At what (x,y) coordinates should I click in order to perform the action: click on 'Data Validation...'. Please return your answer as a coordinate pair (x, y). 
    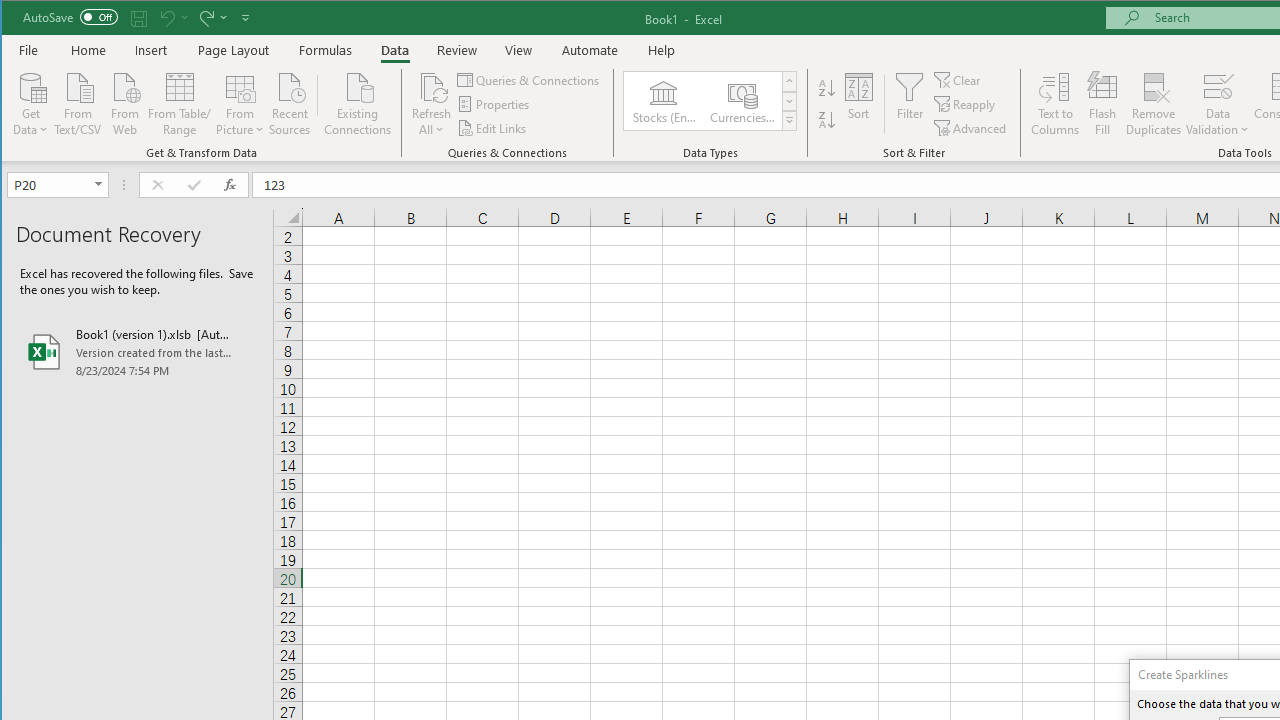
    Looking at the image, I should click on (1216, 104).